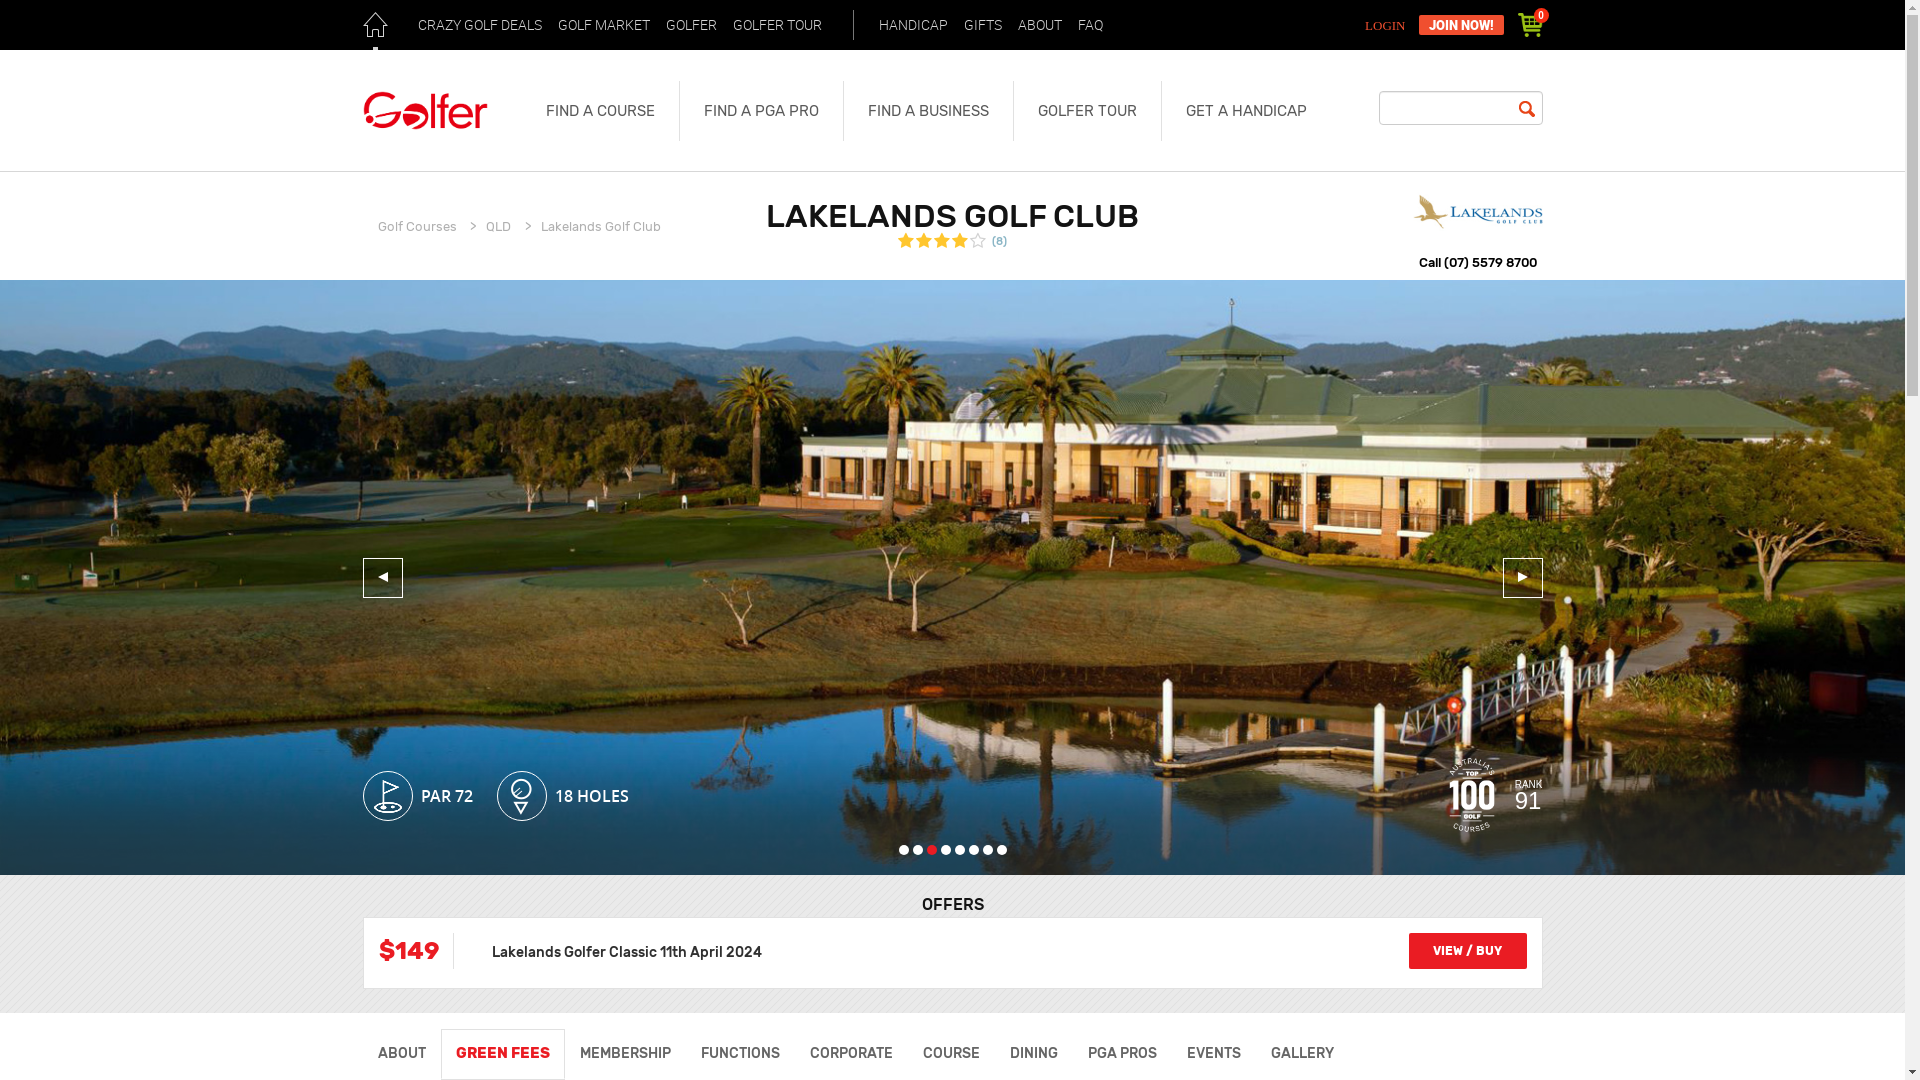 The width and height of the screenshot is (1920, 1080). Describe the element at coordinates (1386, 26) in the screenshot. I see `'LOGIN'` at that location.